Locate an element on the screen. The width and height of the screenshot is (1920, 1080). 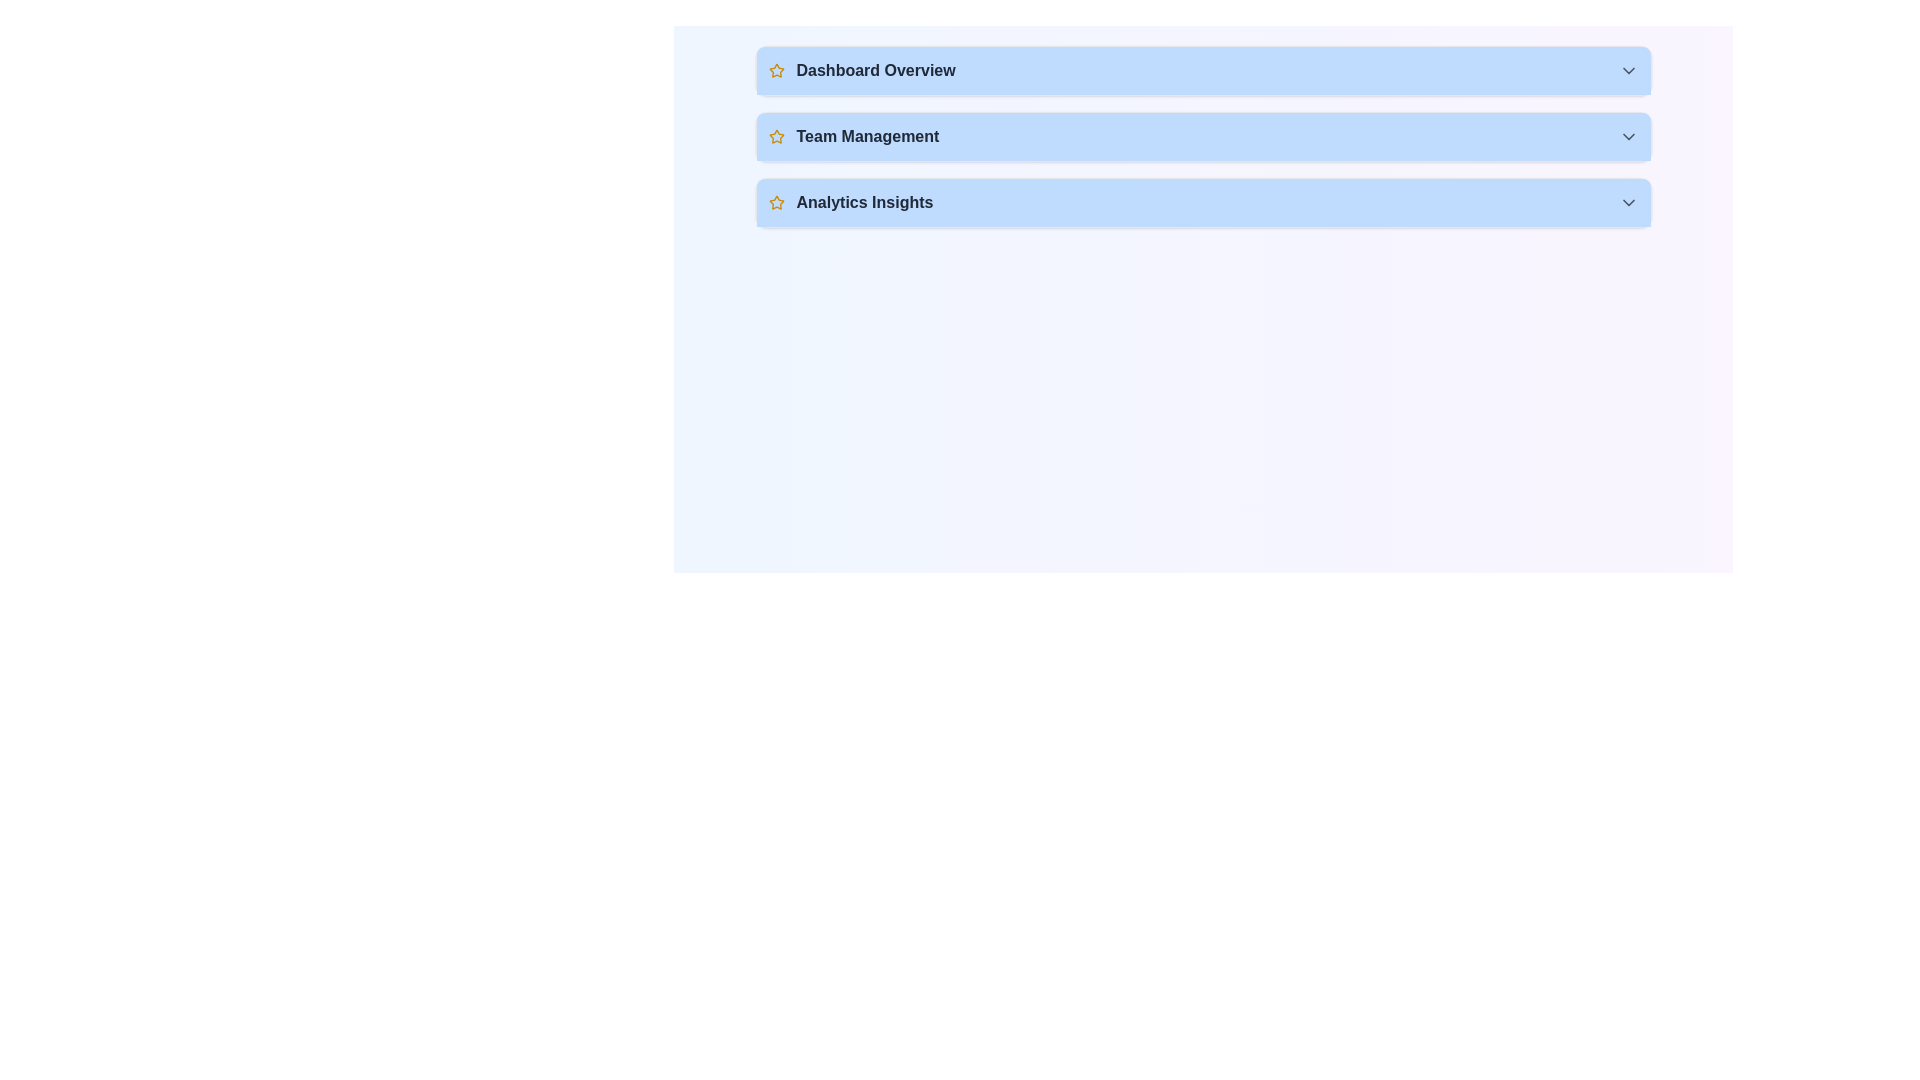
the text label displaying 'Analytics Insights', which is styled in bold gray font and positioned to the right of a yellow star icon is located at coordinates (864, 203).